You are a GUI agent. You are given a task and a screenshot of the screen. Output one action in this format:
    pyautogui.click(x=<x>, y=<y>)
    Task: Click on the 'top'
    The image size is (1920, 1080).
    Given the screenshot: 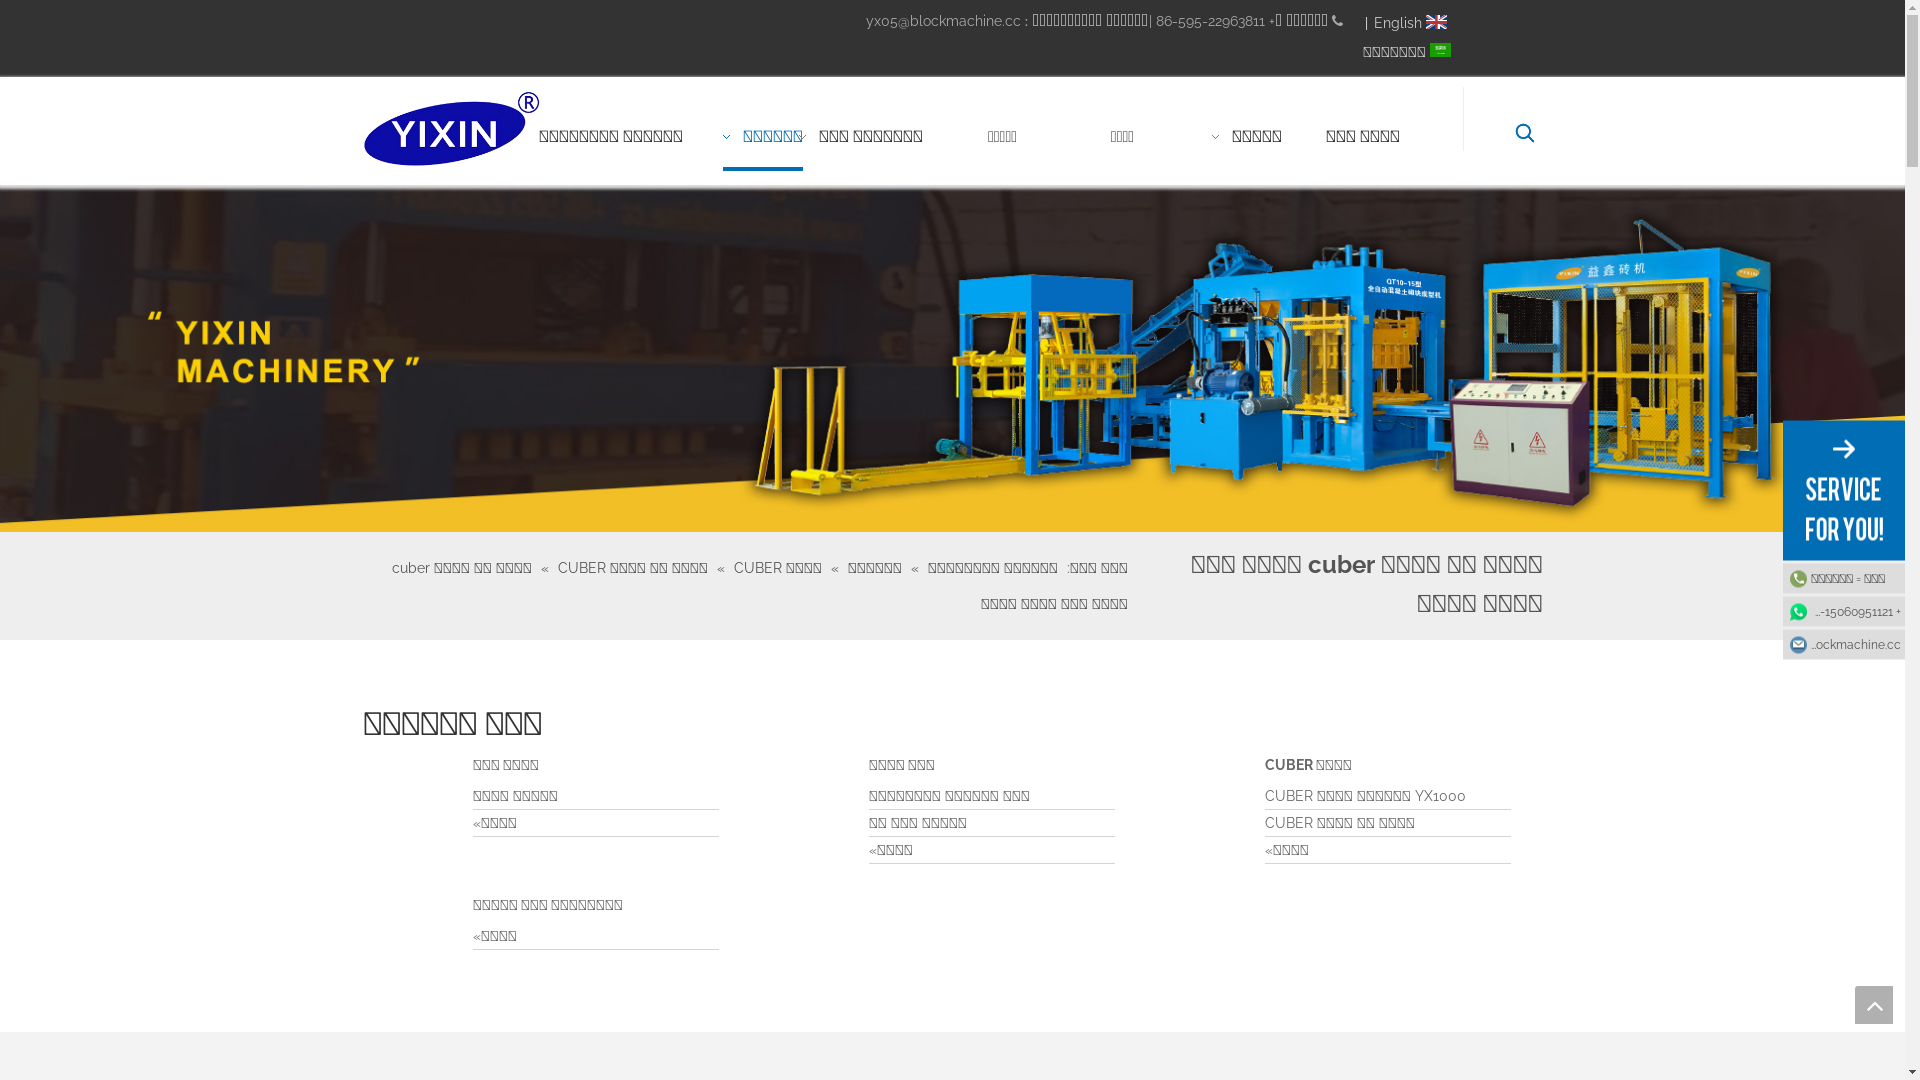 What is the action you would take?
    pyautogui.click(x=1872, y=1005)
    